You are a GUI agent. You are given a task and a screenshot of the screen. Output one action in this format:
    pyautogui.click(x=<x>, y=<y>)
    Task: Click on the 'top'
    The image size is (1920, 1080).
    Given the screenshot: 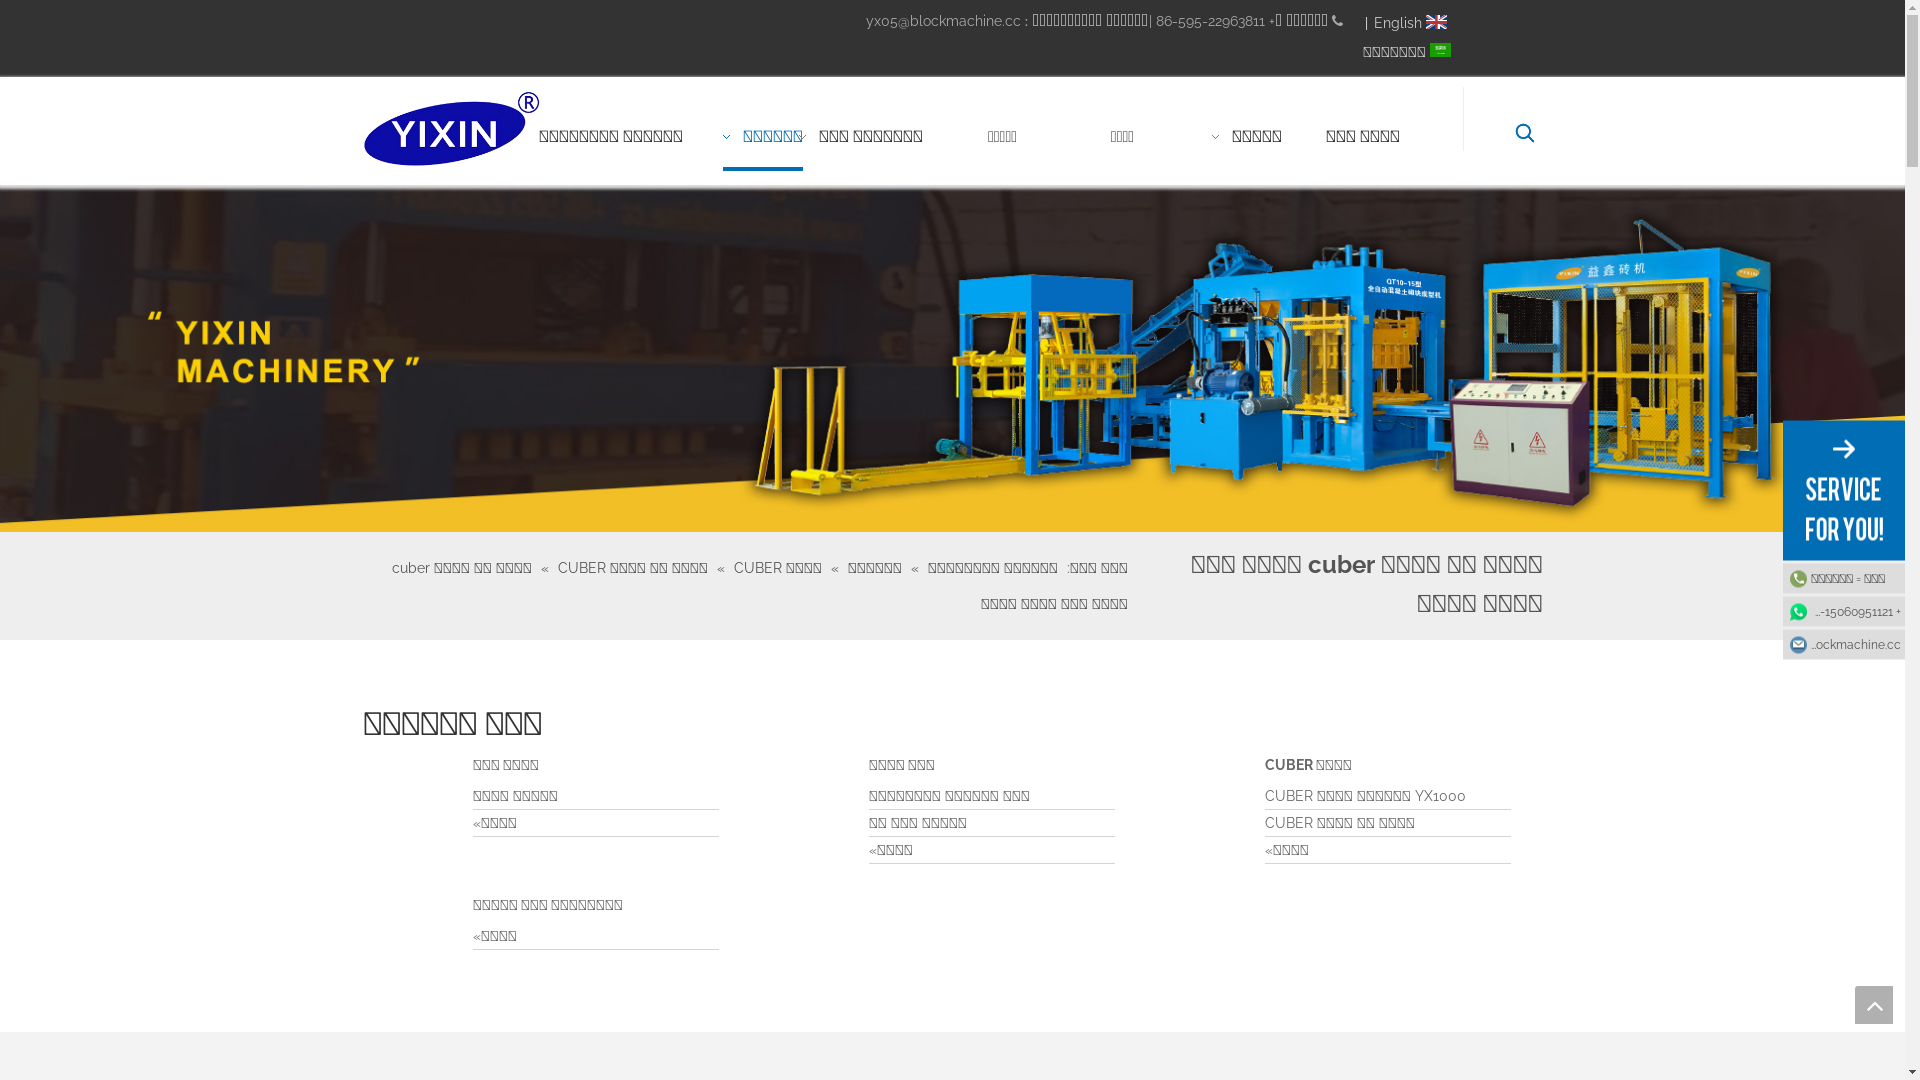 What is the action you would take?
    pyautogui.click(x=1872, y=1005)
    